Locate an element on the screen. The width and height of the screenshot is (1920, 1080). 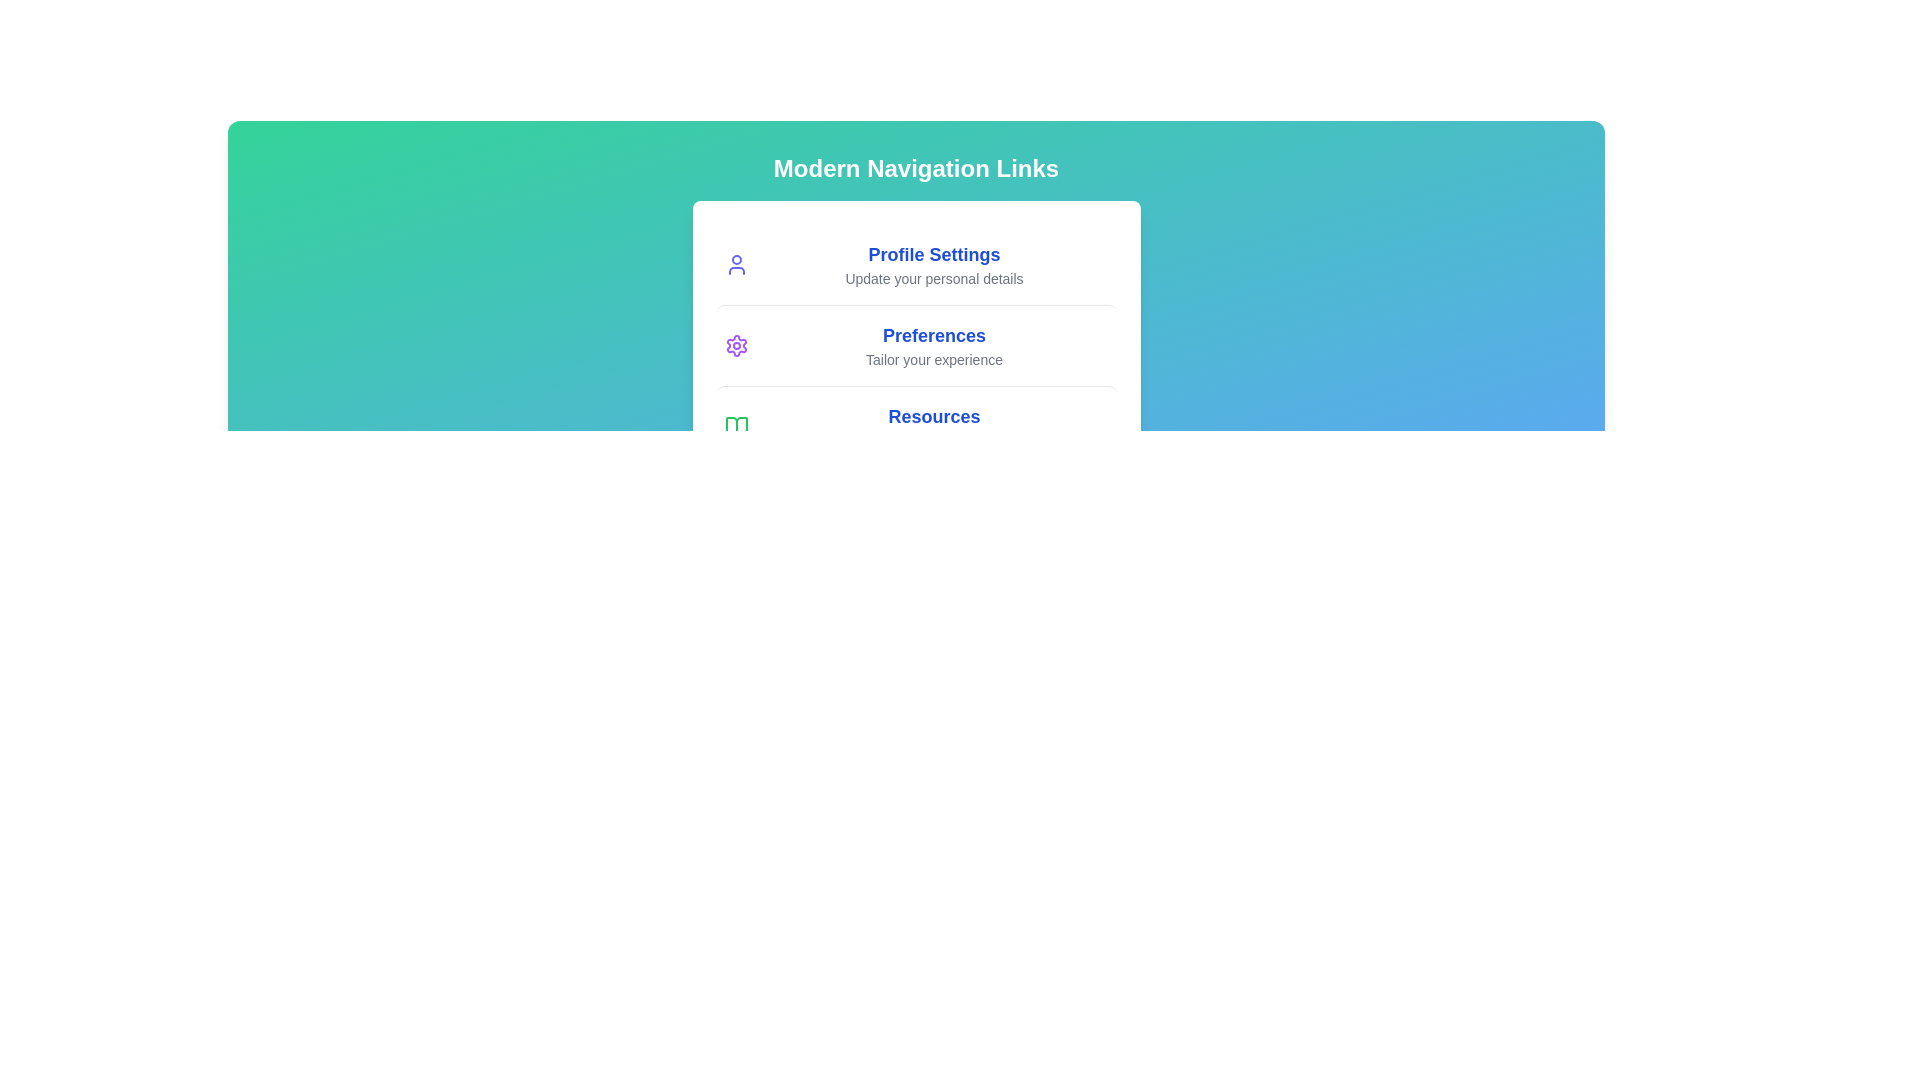
the settings icon located adjacent to the 'Preferences' label and above the 'Resources' label in the vertical navigation section is located at coordinates (735, 345).